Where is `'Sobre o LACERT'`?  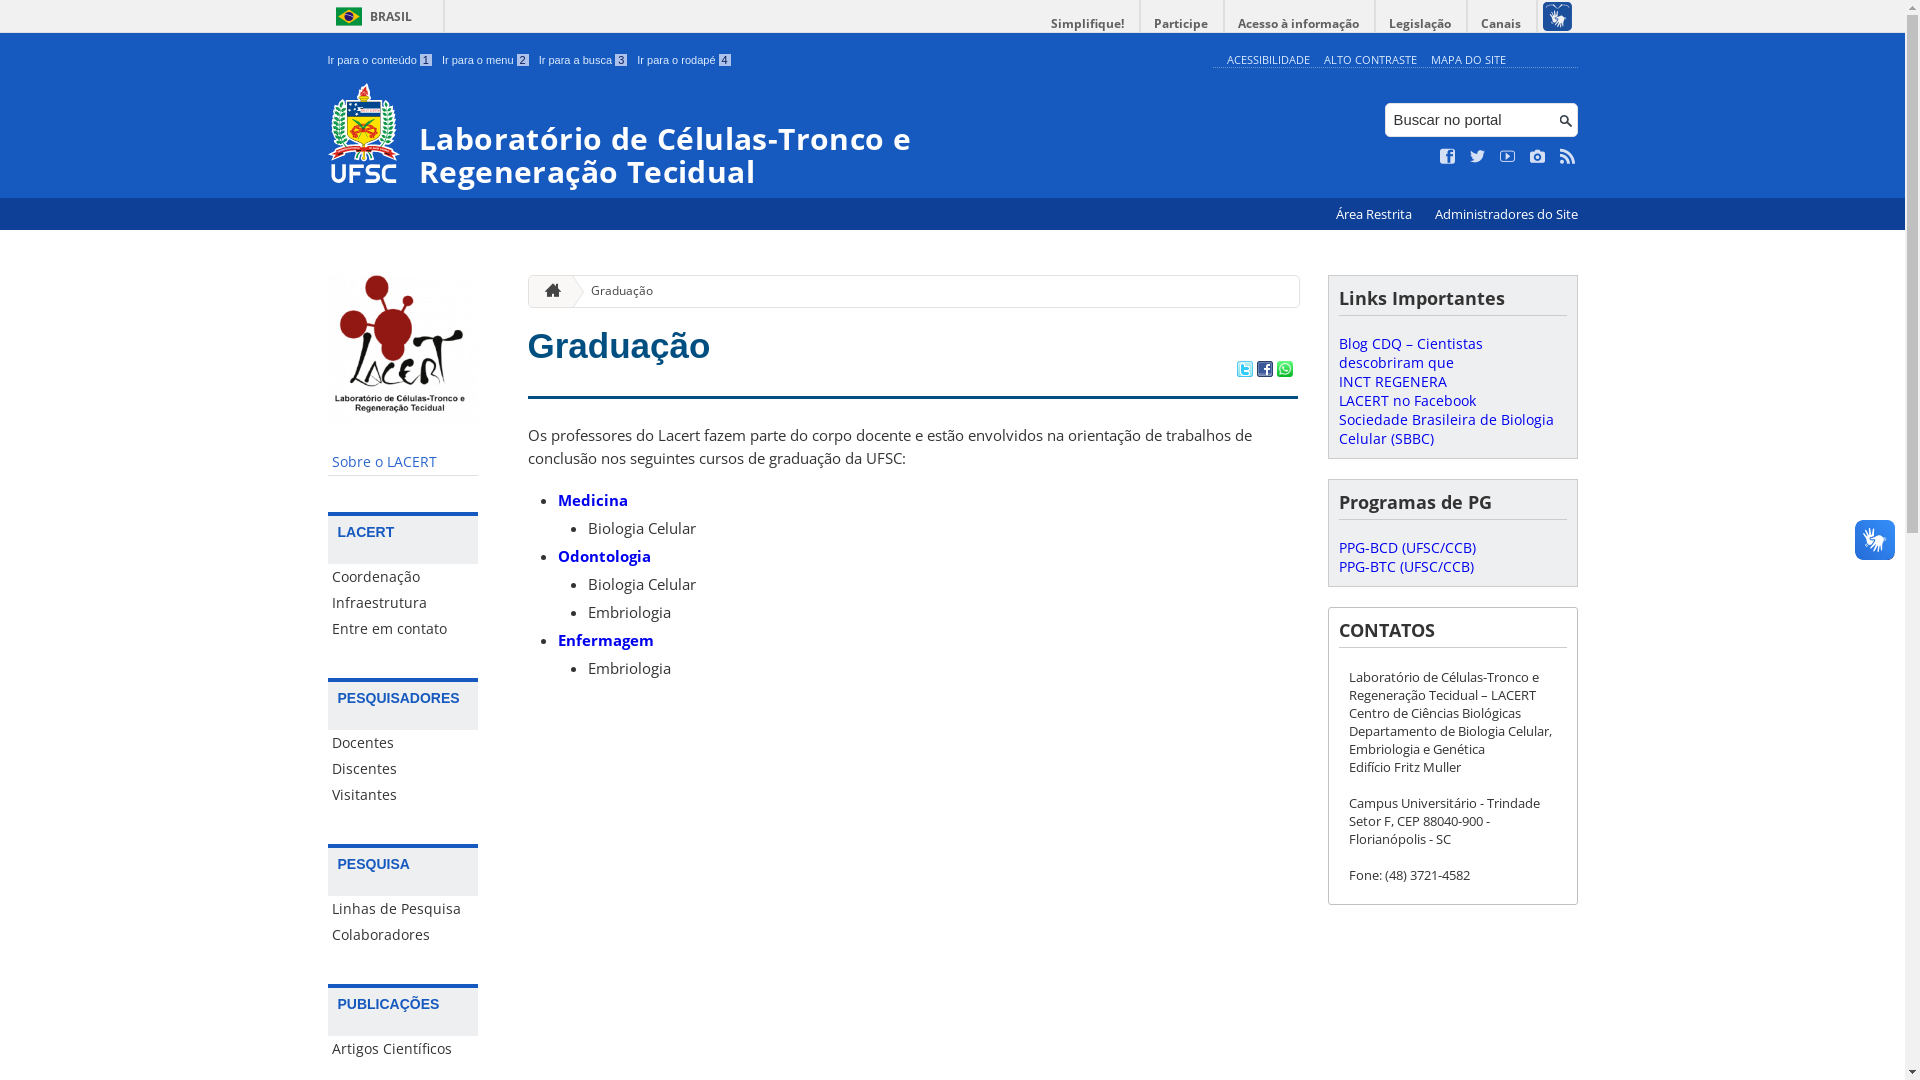 'Sobre o LACERT' is located at coordinates (402, 462).